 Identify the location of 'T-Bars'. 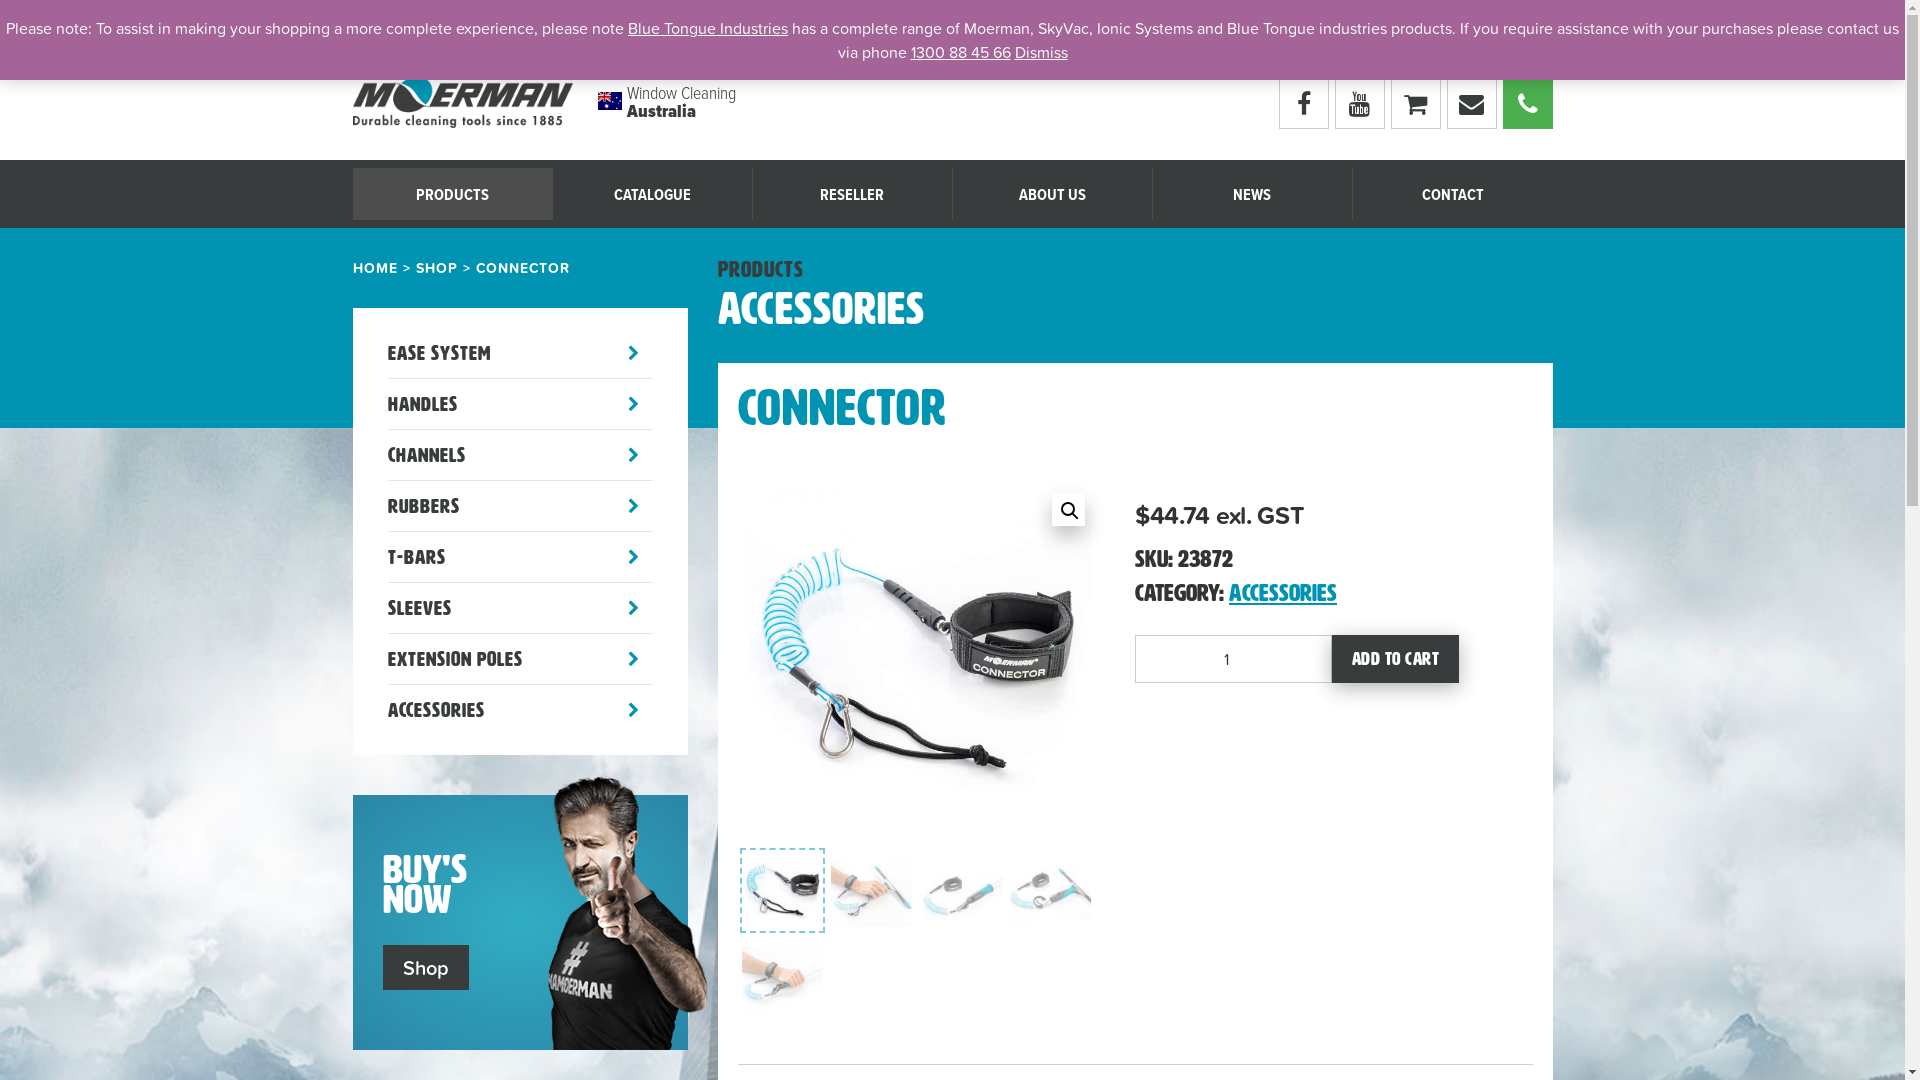
(388, 556).